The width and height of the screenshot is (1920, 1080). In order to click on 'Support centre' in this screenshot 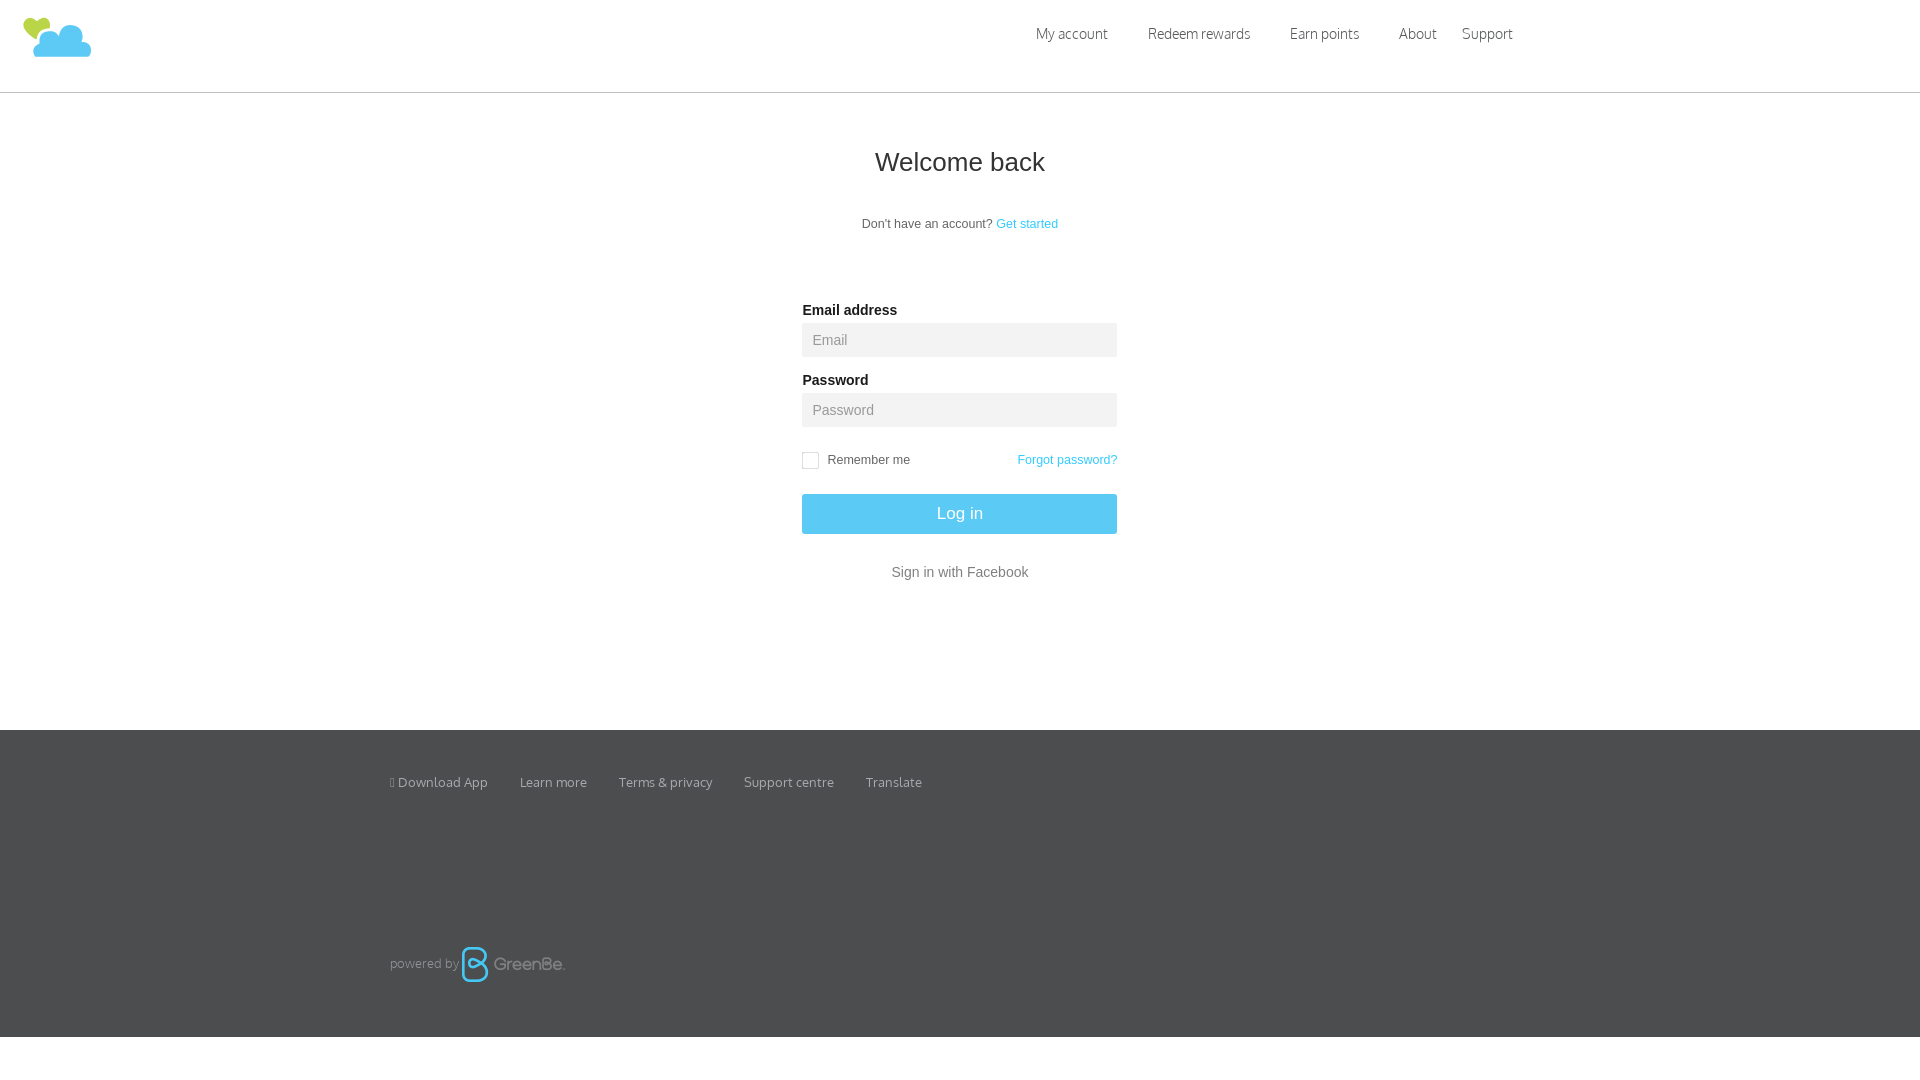, I will do `click(787, 781)`.